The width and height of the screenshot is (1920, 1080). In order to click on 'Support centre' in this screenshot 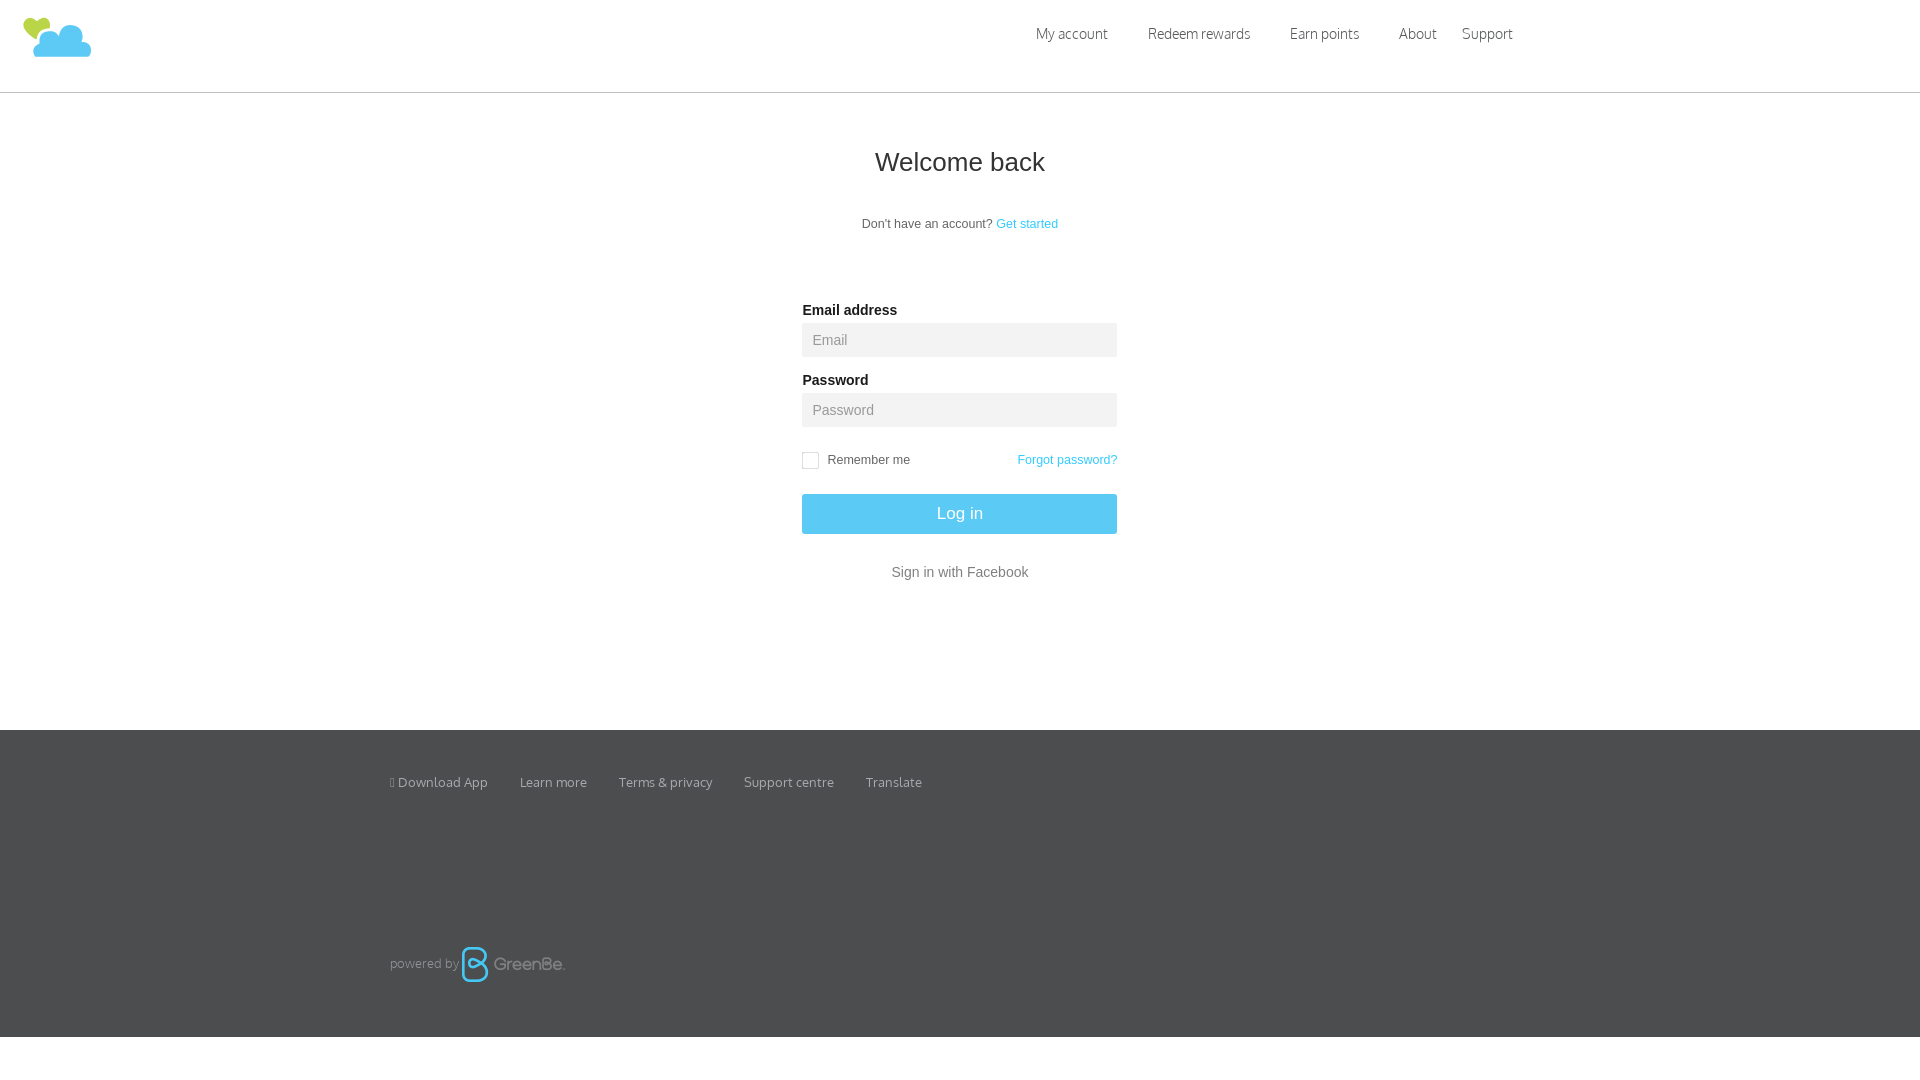, I will do `click(787, 781)`.